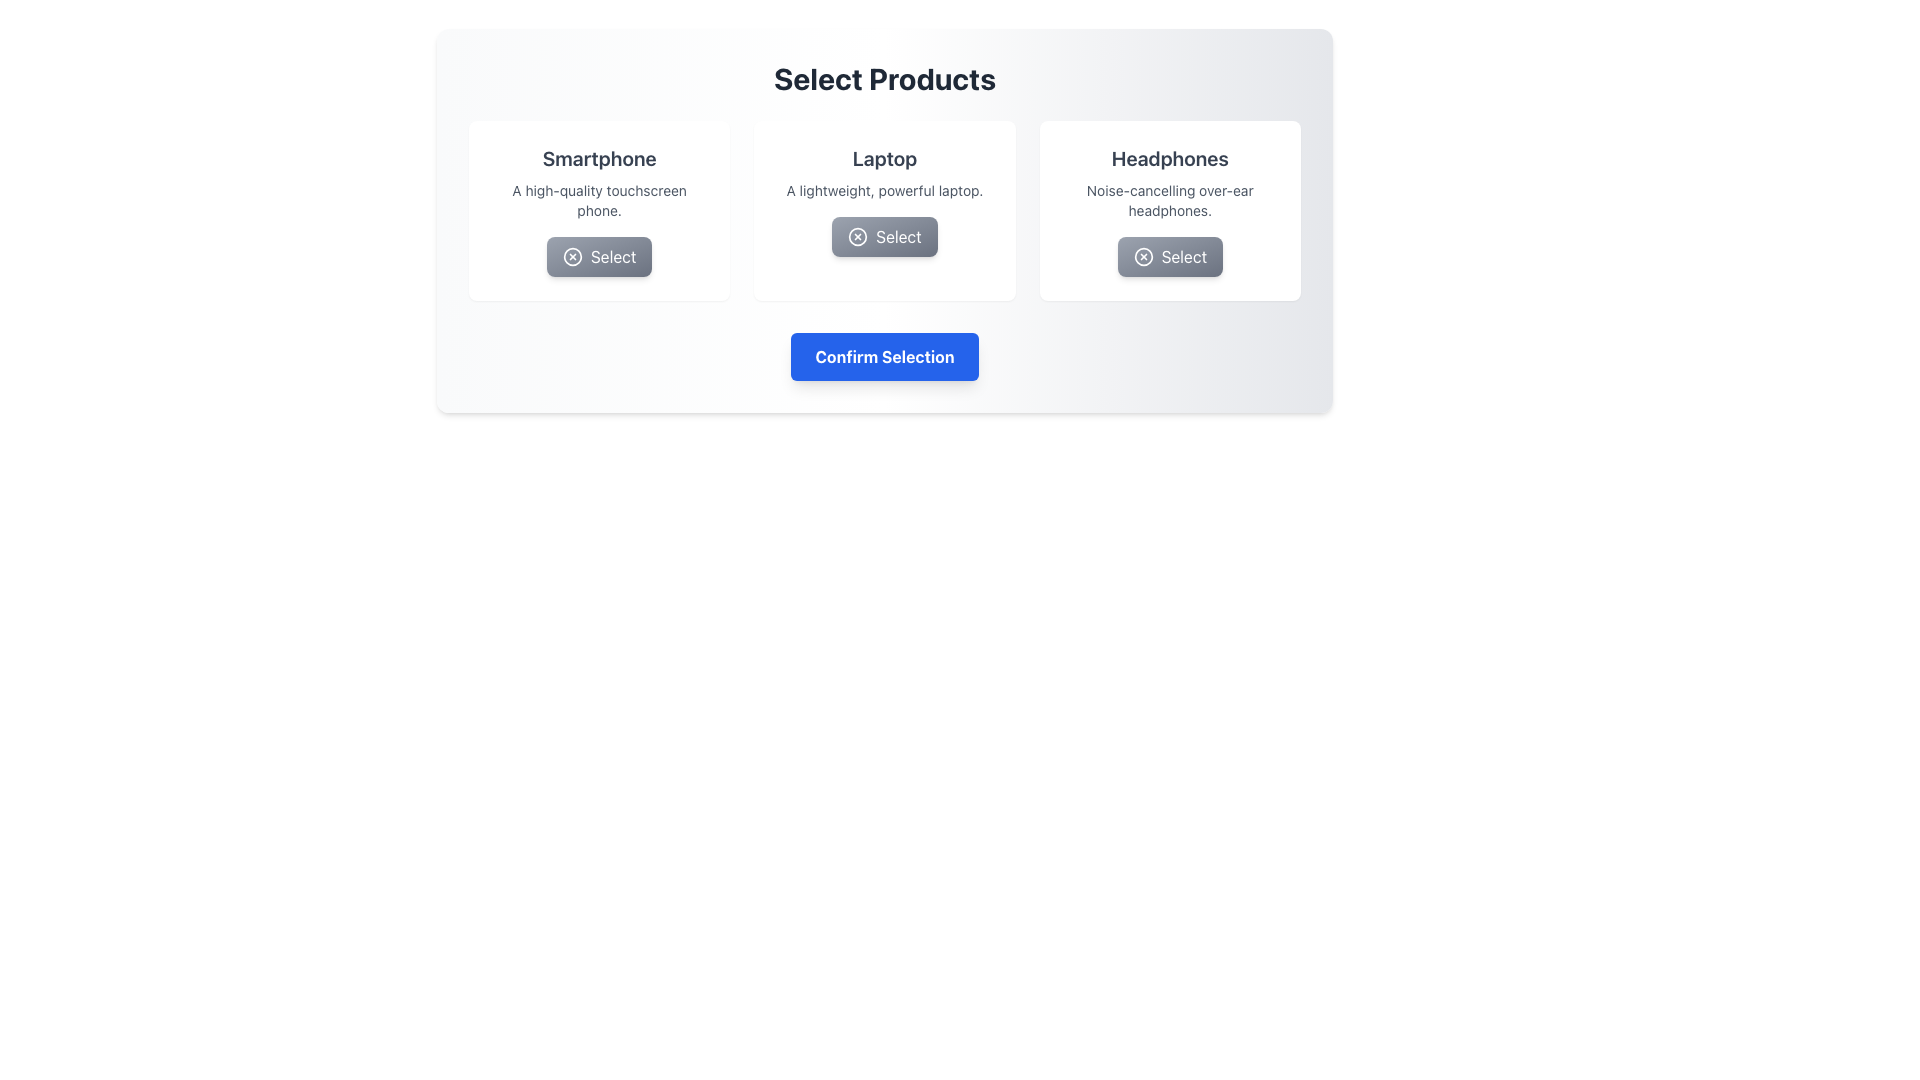 This screenshot has width=1920, height=1080. What do you see at coordinates (883, 77) in the screenshot?
I see `bold headline text 'Select Products' which is centered at the top of the section, clearly visible above the product cards` at bounding box center [883, 77].